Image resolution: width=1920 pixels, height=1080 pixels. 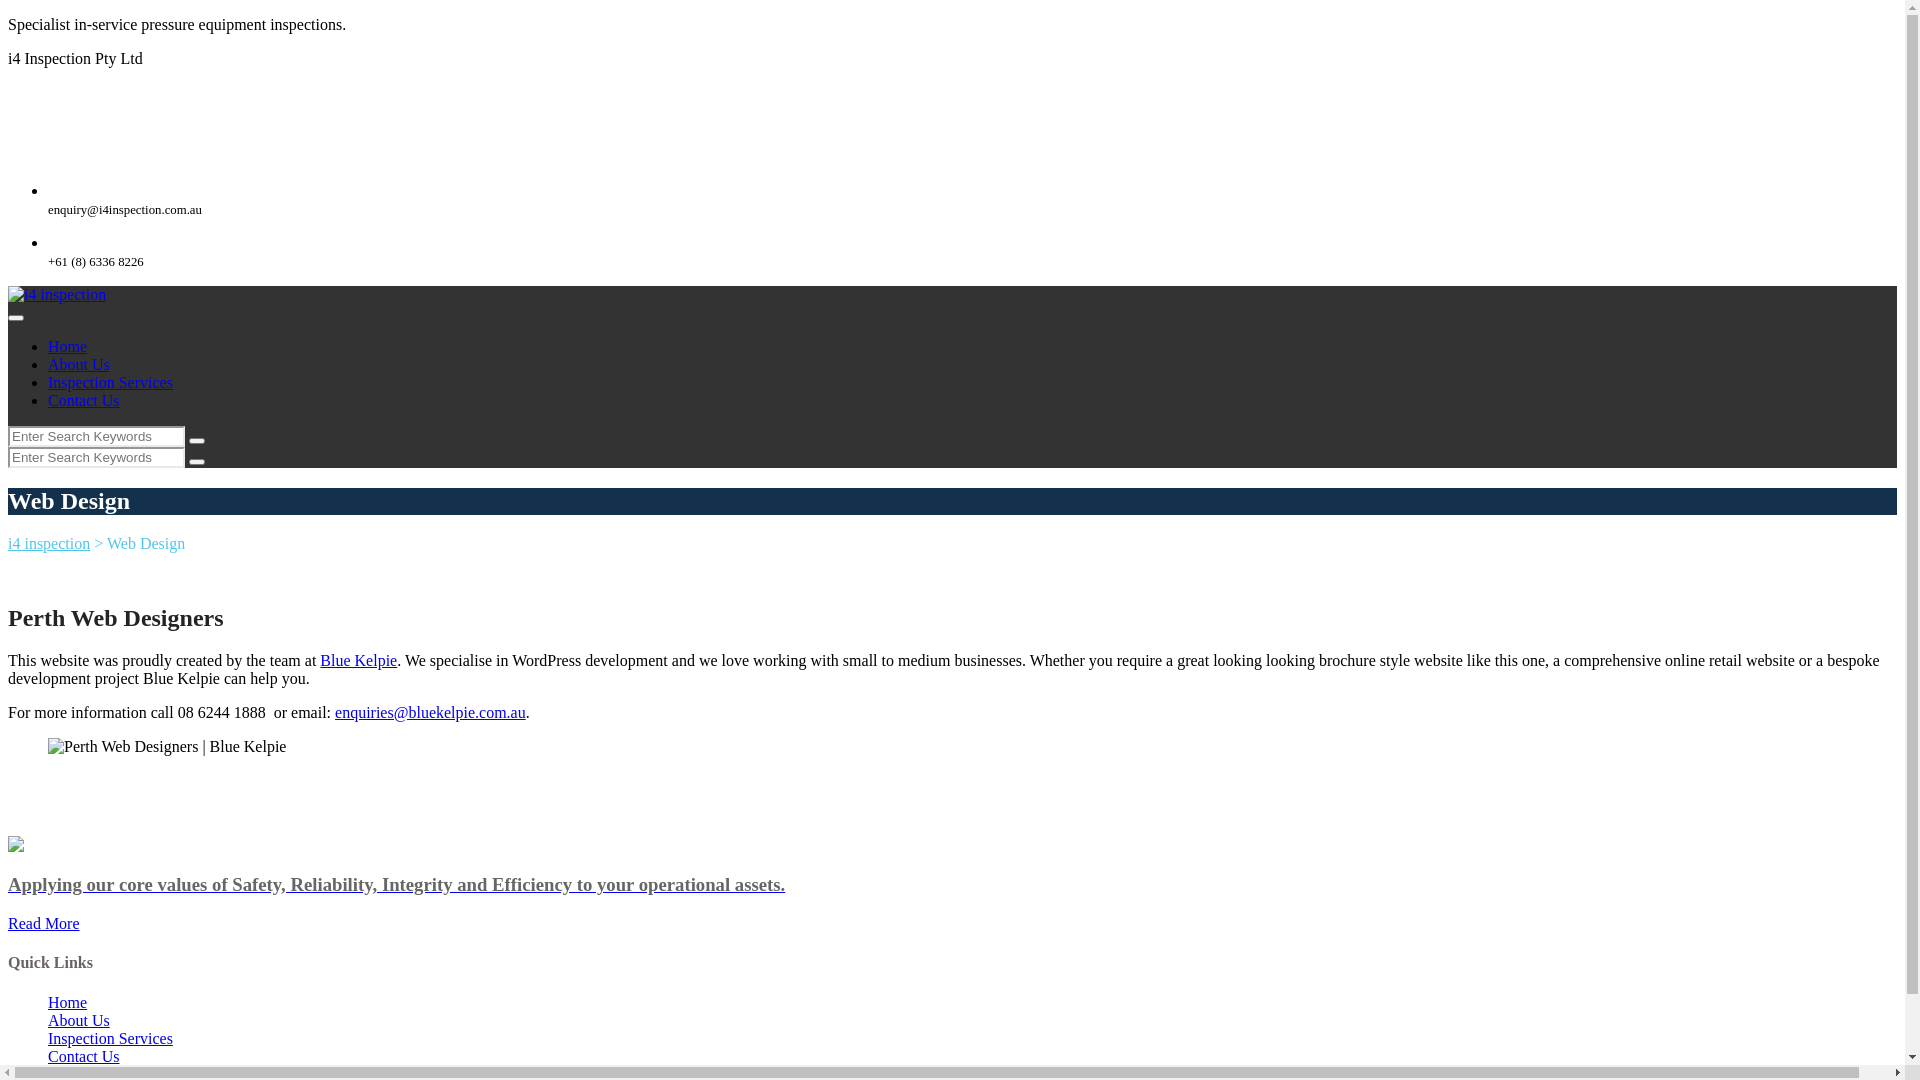 I want to click on 'Read More', so click(x=43, y=923).